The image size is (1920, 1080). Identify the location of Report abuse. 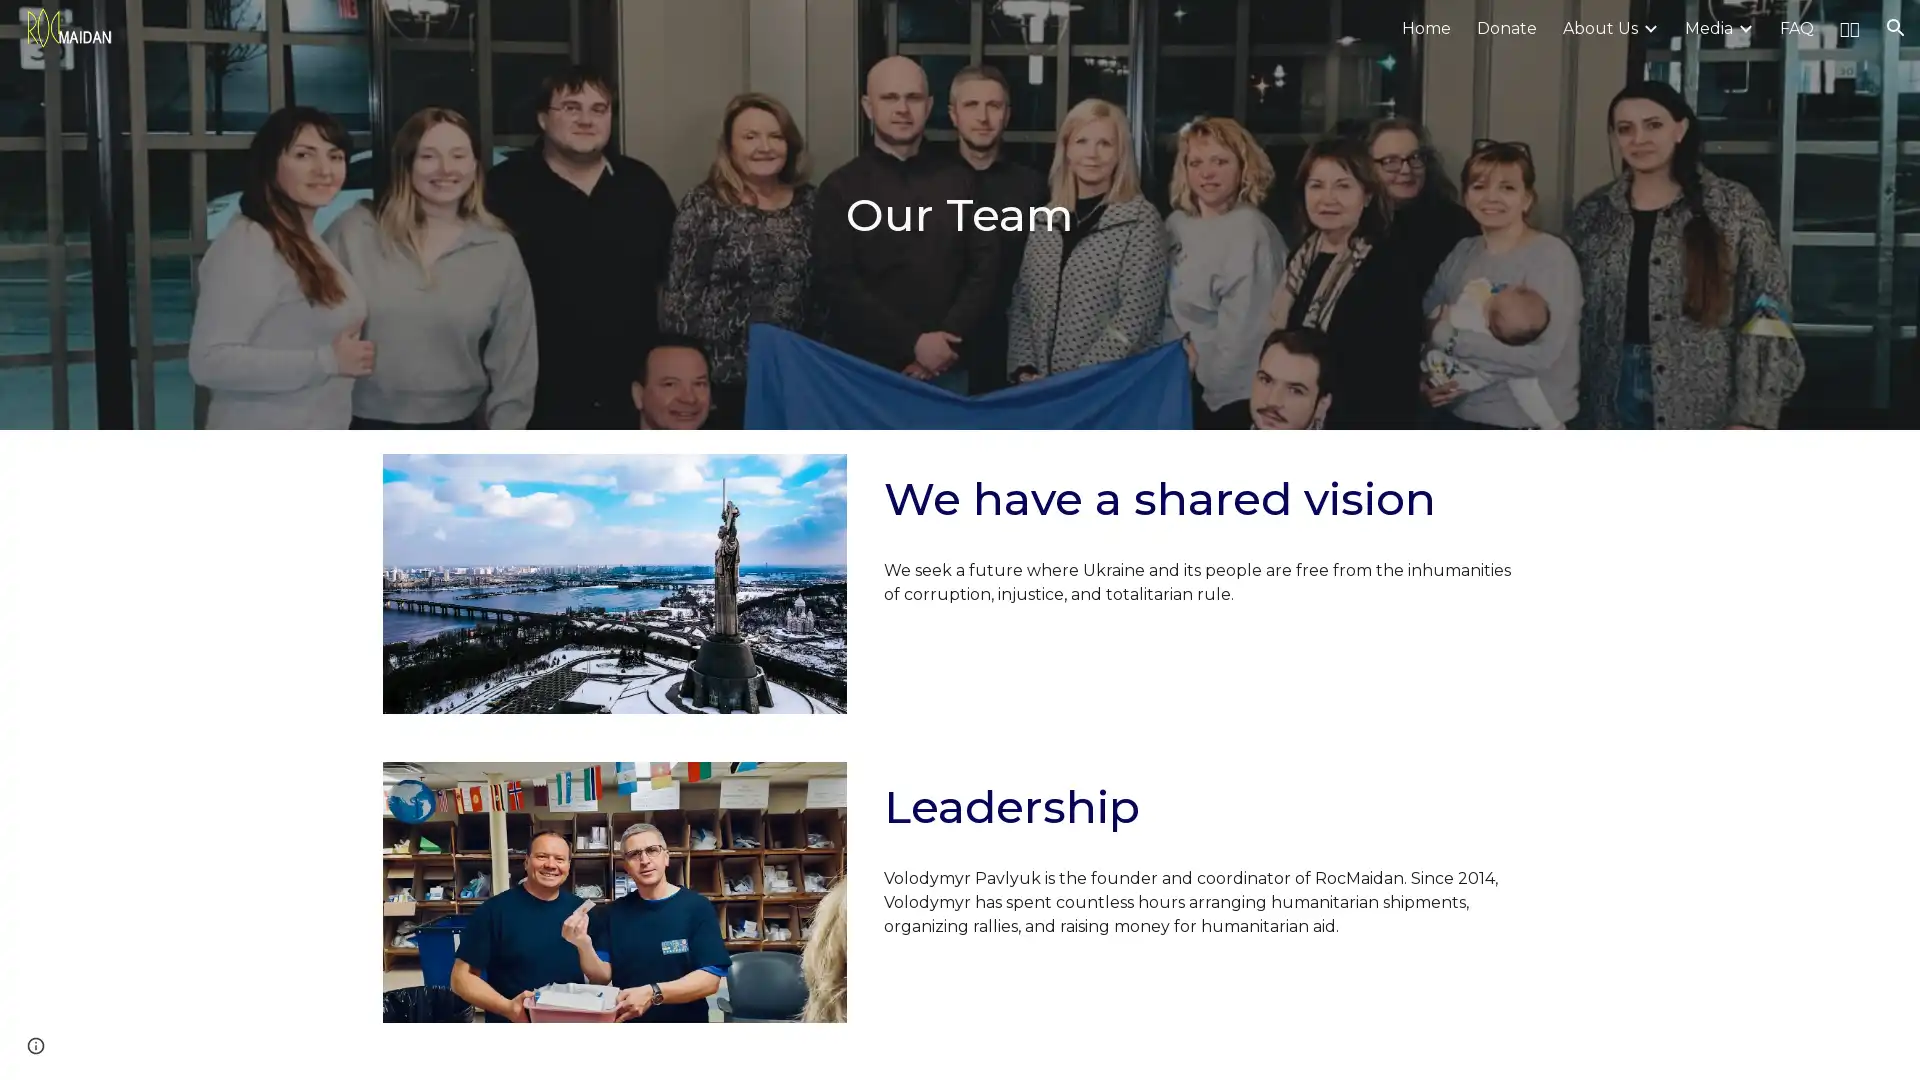
(240, 1044).